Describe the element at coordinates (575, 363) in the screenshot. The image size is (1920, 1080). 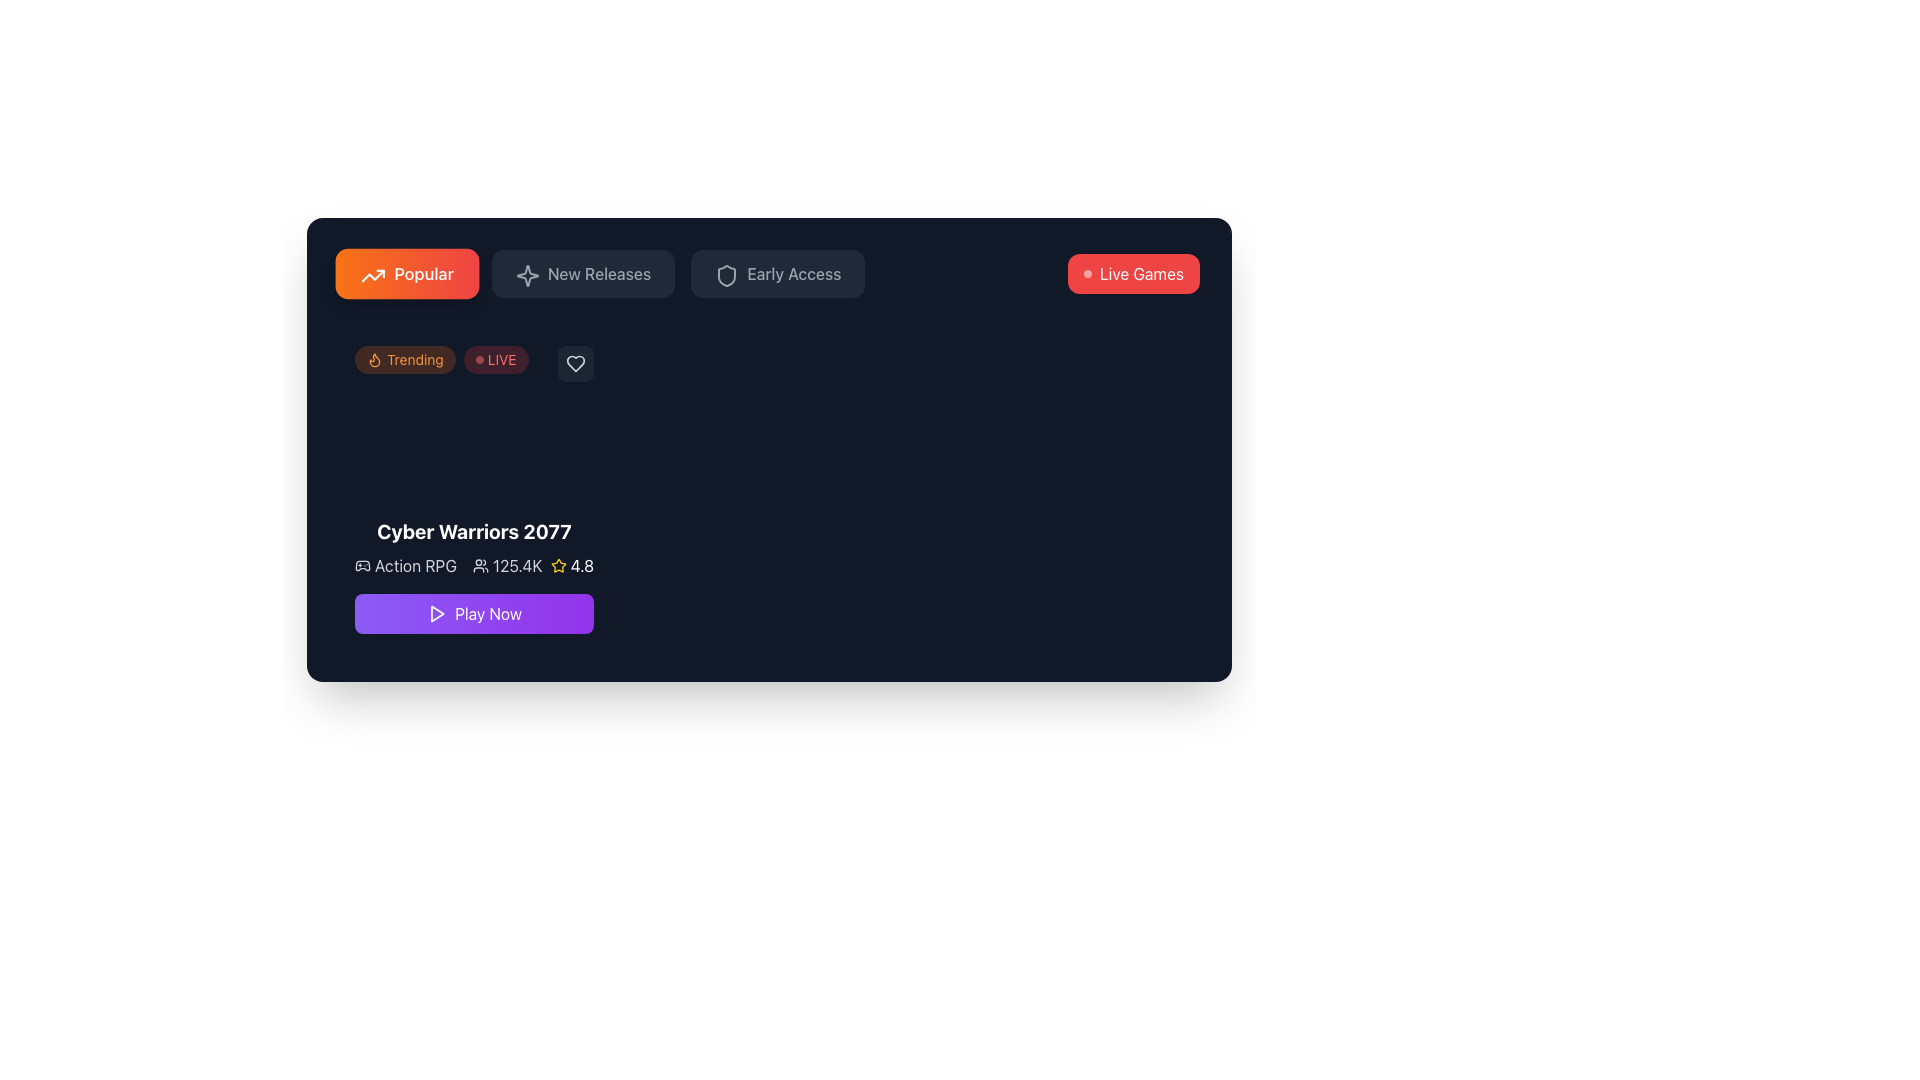
I see `the heart-shaped icon located in the upper-central region of the interface beneath the 'Trending' and 'LIVE' text indicators to like or unlike a post` at that location.